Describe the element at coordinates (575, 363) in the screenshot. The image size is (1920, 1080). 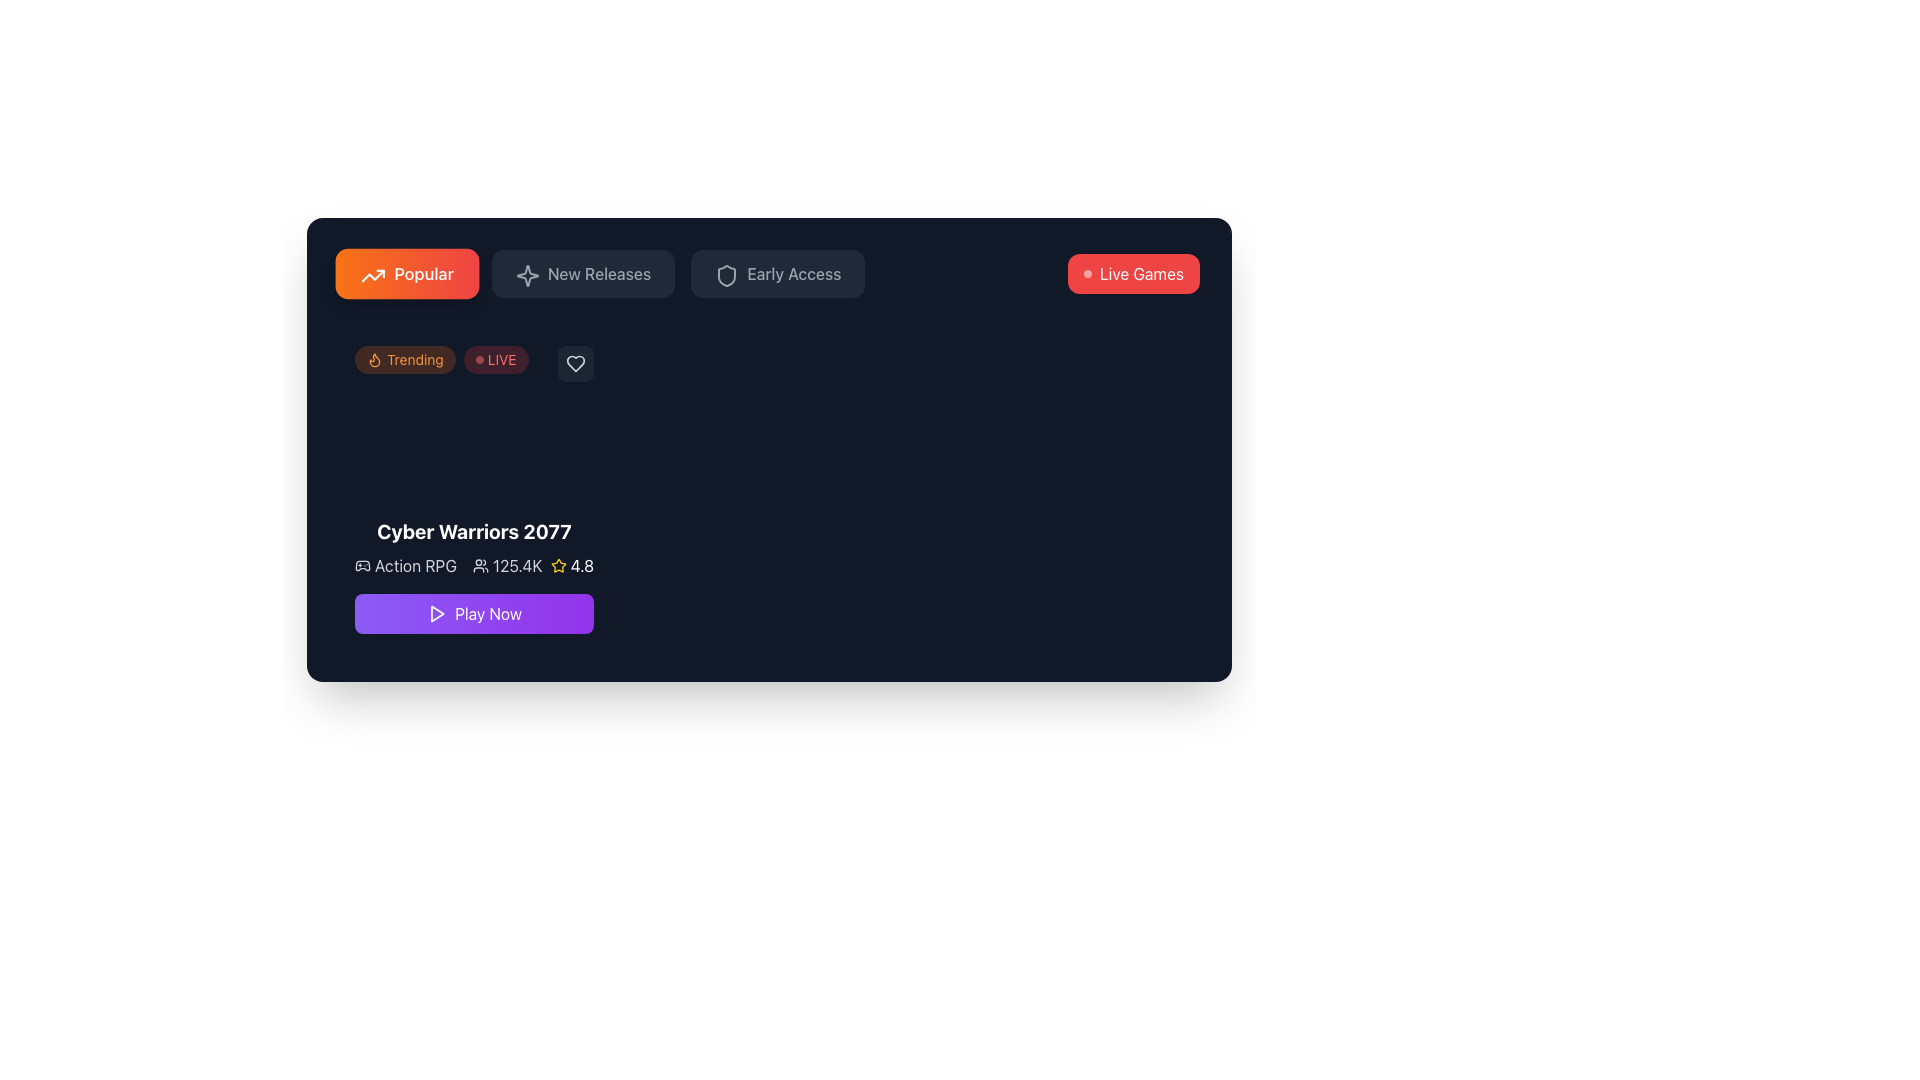
I see `the heart-shaped icon located in the upper-central region of the interface beneath the 'Trending' and 'LIVE' text indicators to like or unlike a post` at that location.